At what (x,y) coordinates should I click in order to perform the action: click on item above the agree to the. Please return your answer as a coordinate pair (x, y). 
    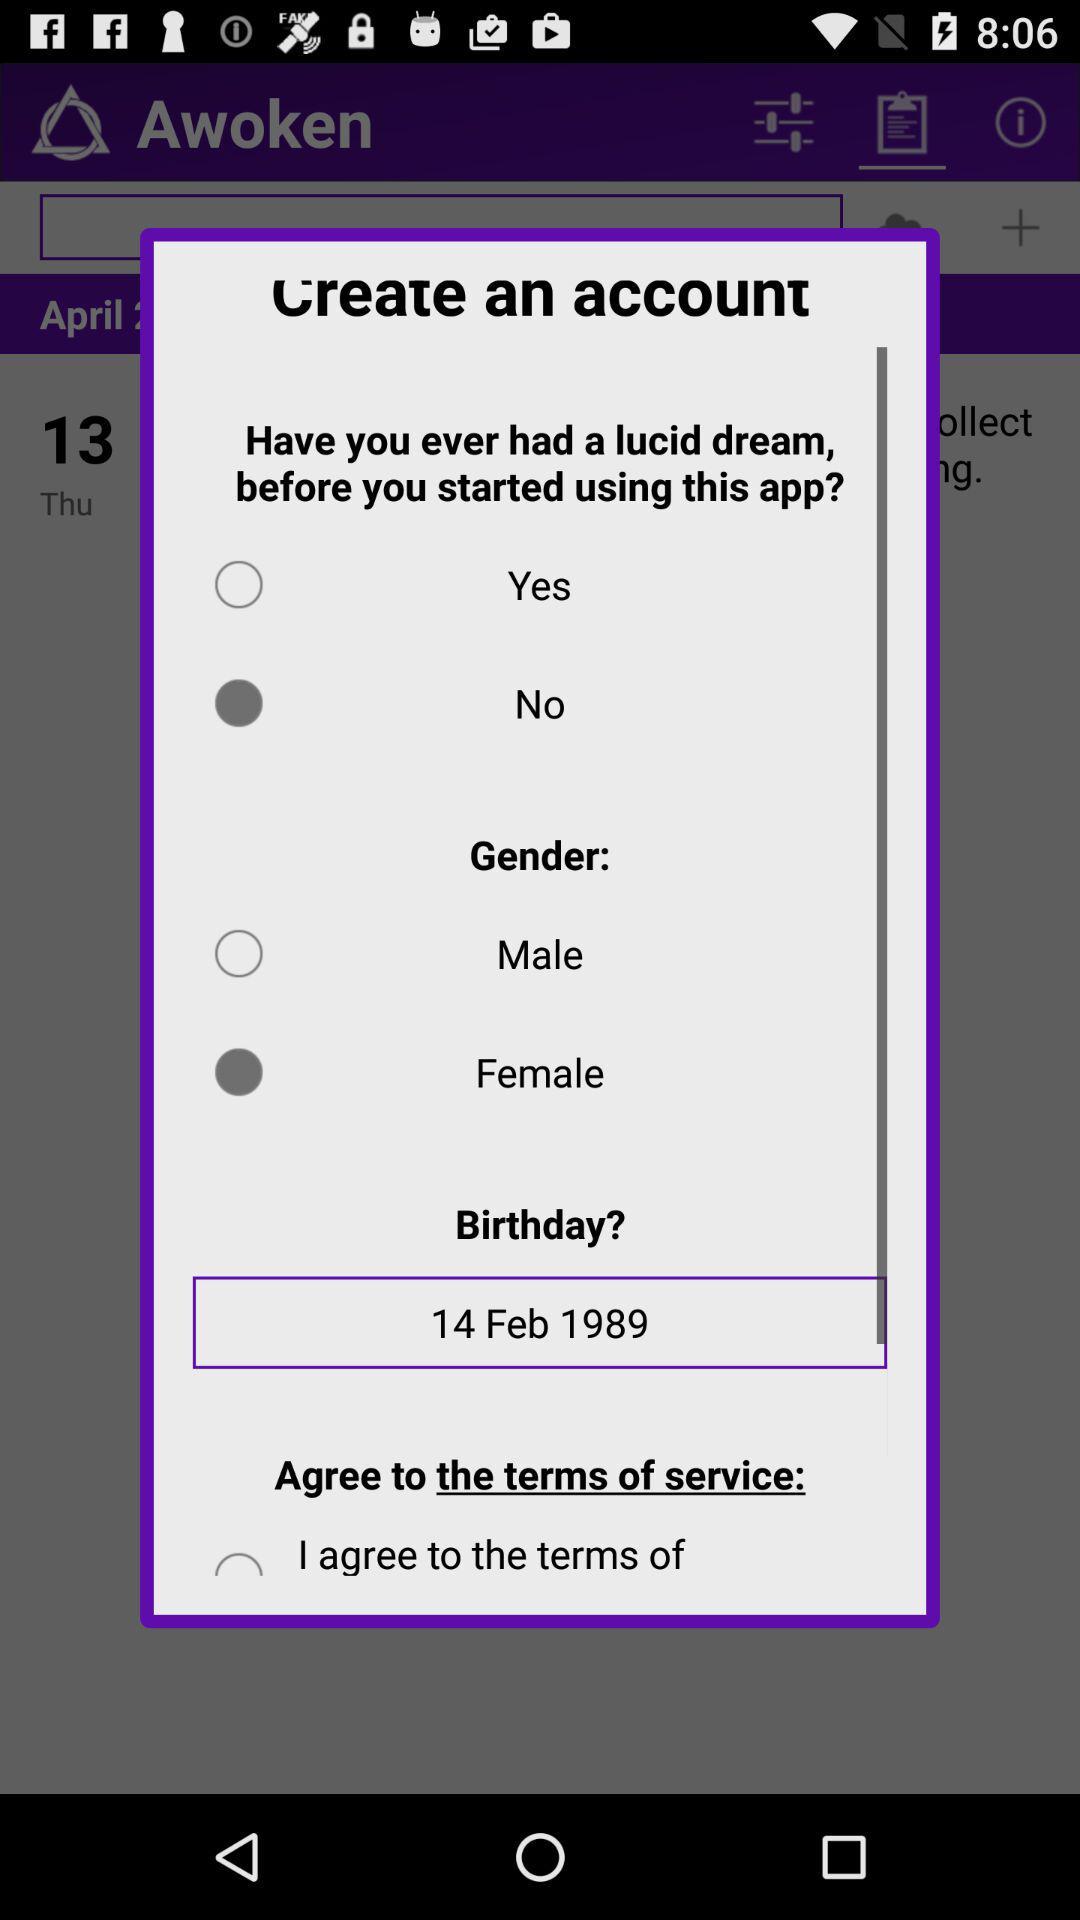
    Looking at the image, I should click on (540, 1336).